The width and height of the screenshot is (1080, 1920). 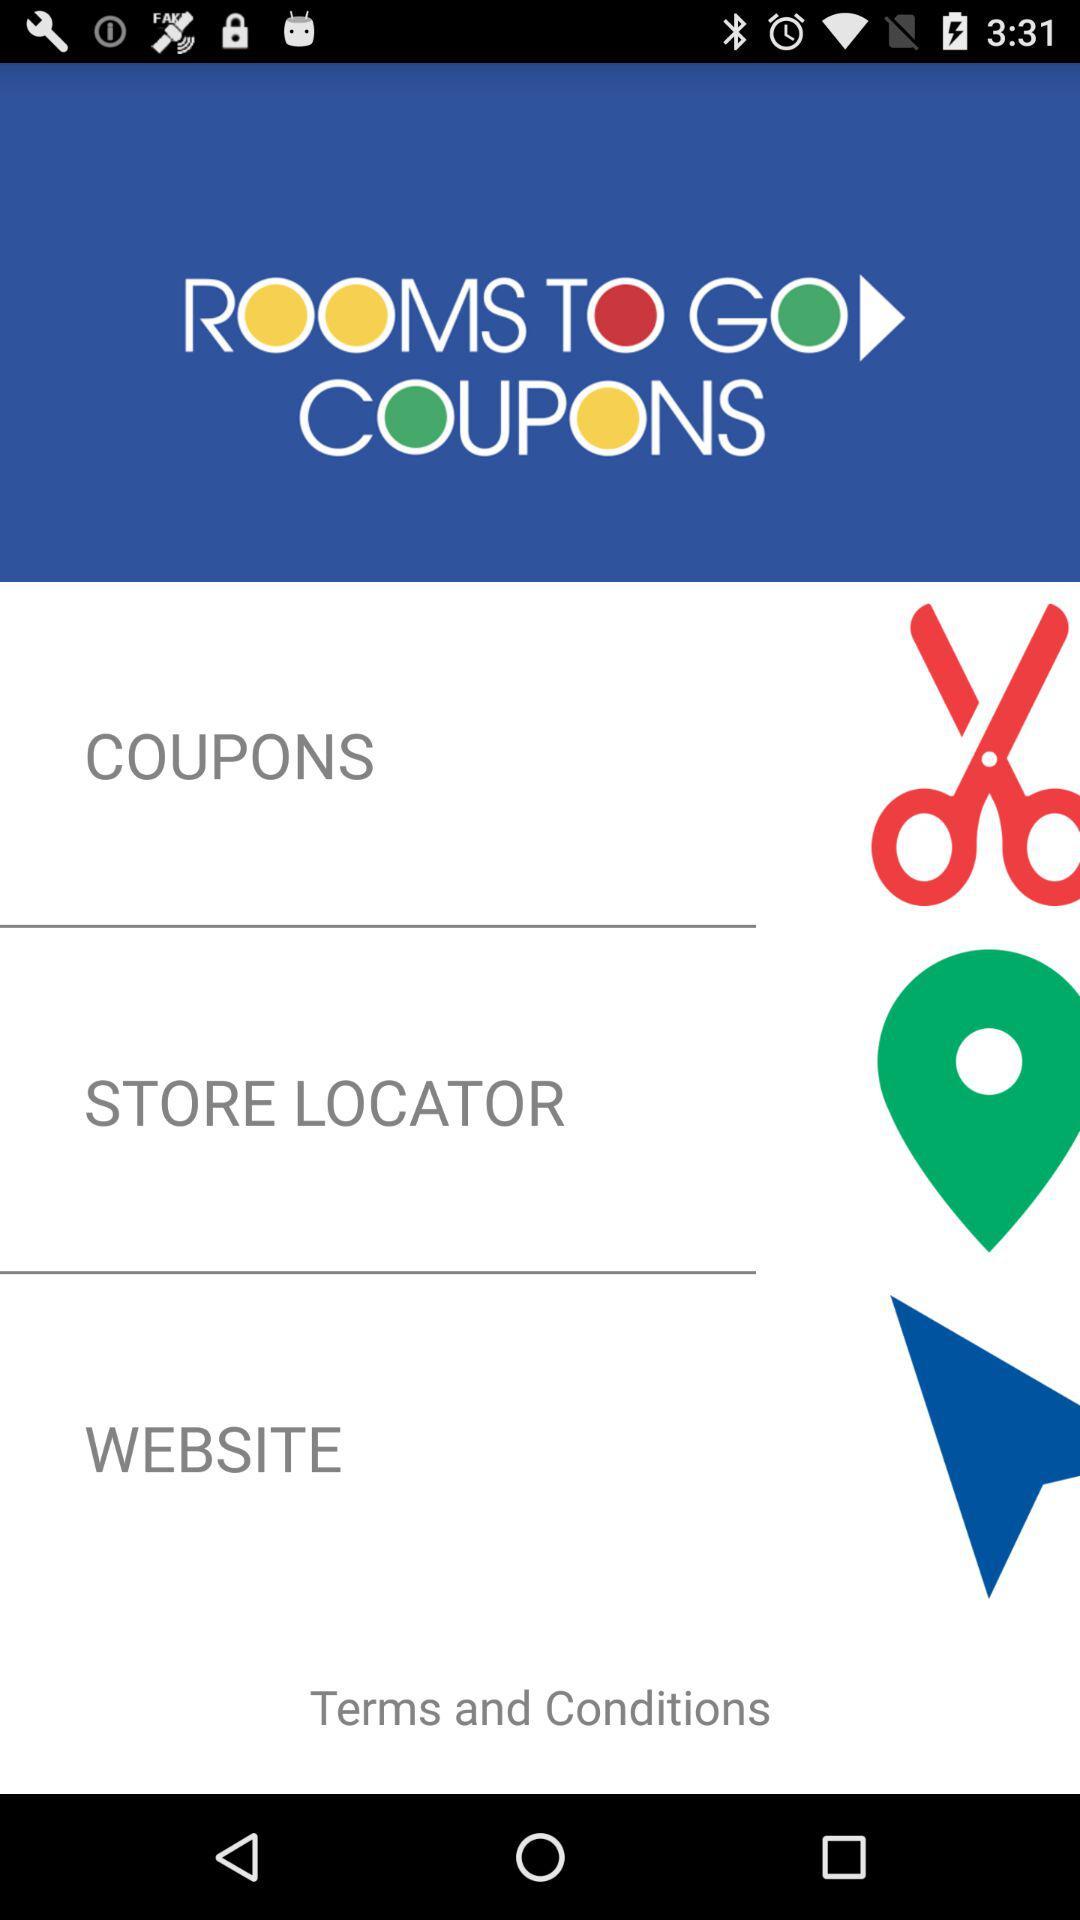 What do you see at coordinates (540, 1099) in the screenshot?
I see `the icon below coupons` at bounding box center [540, 1099].